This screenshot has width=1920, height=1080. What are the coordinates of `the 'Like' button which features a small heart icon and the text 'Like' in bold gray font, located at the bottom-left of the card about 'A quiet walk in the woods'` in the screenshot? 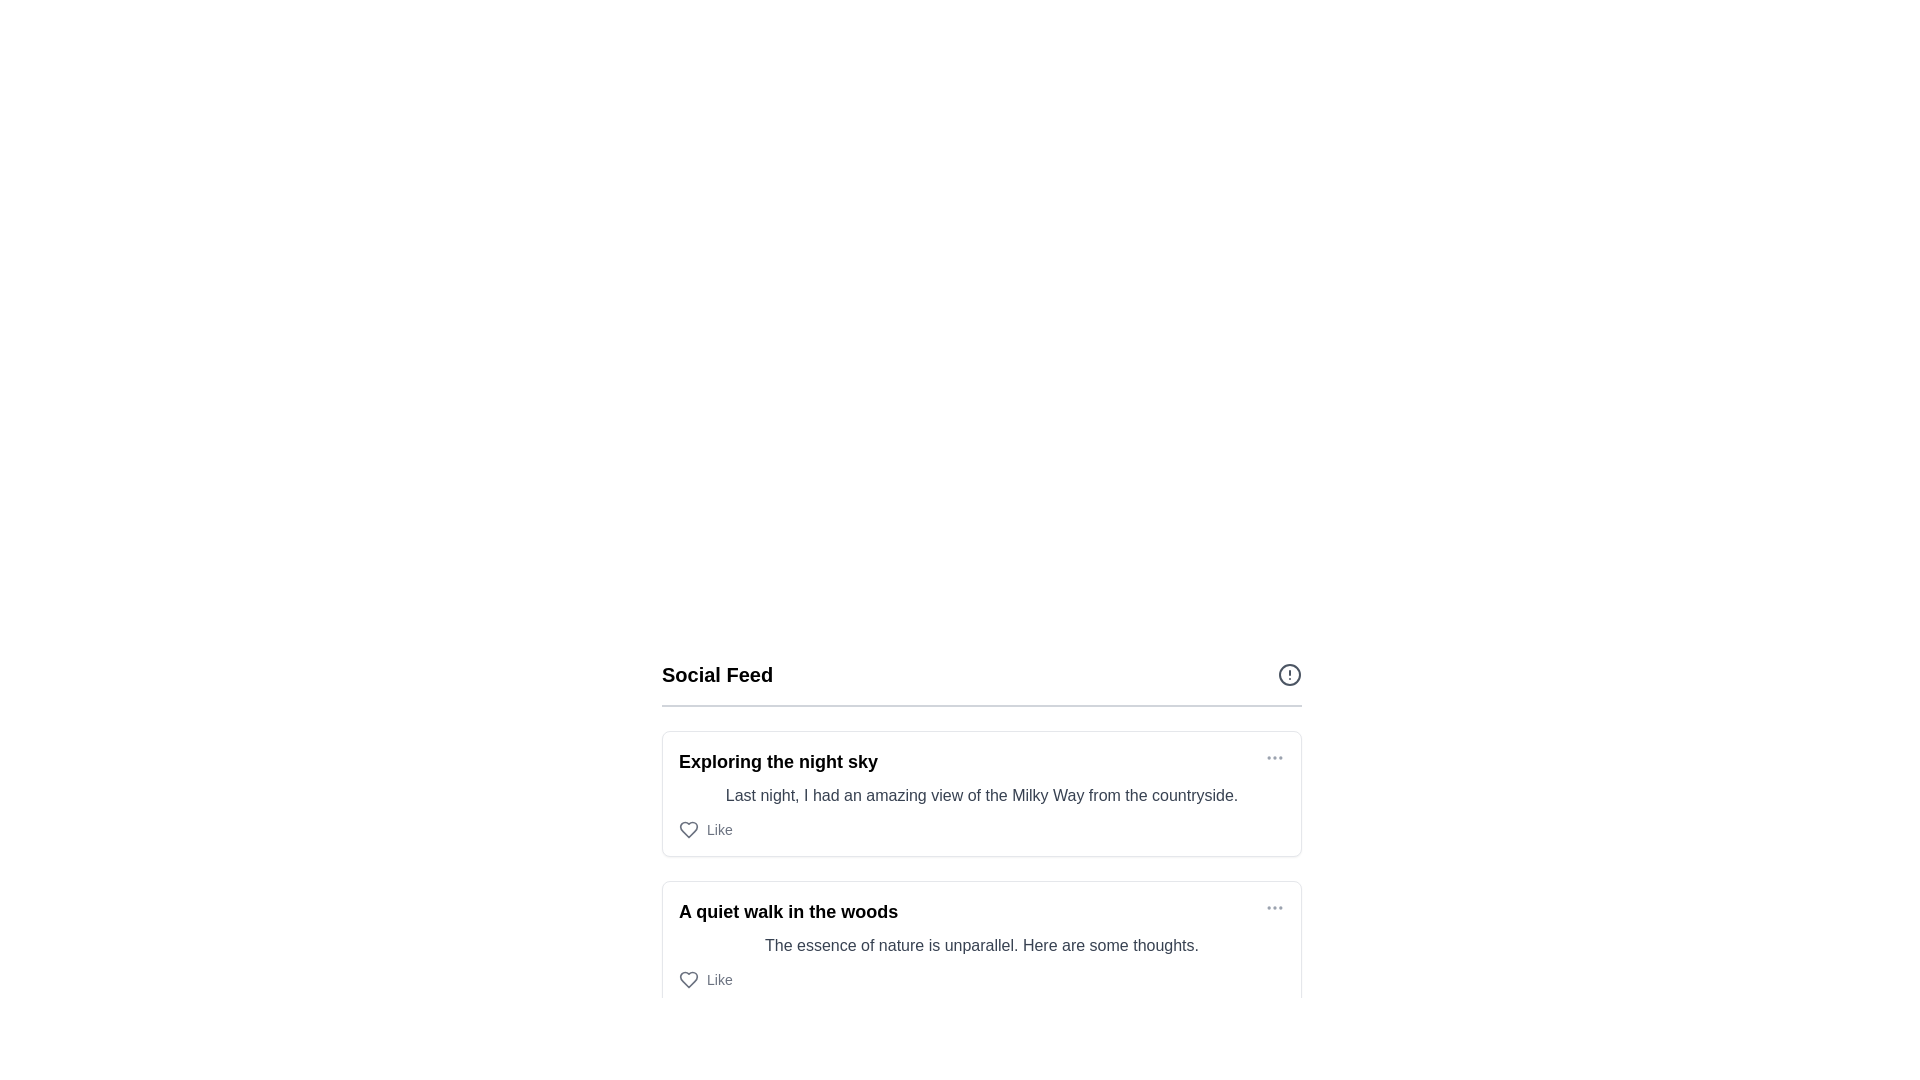 It's located at (705, 978).